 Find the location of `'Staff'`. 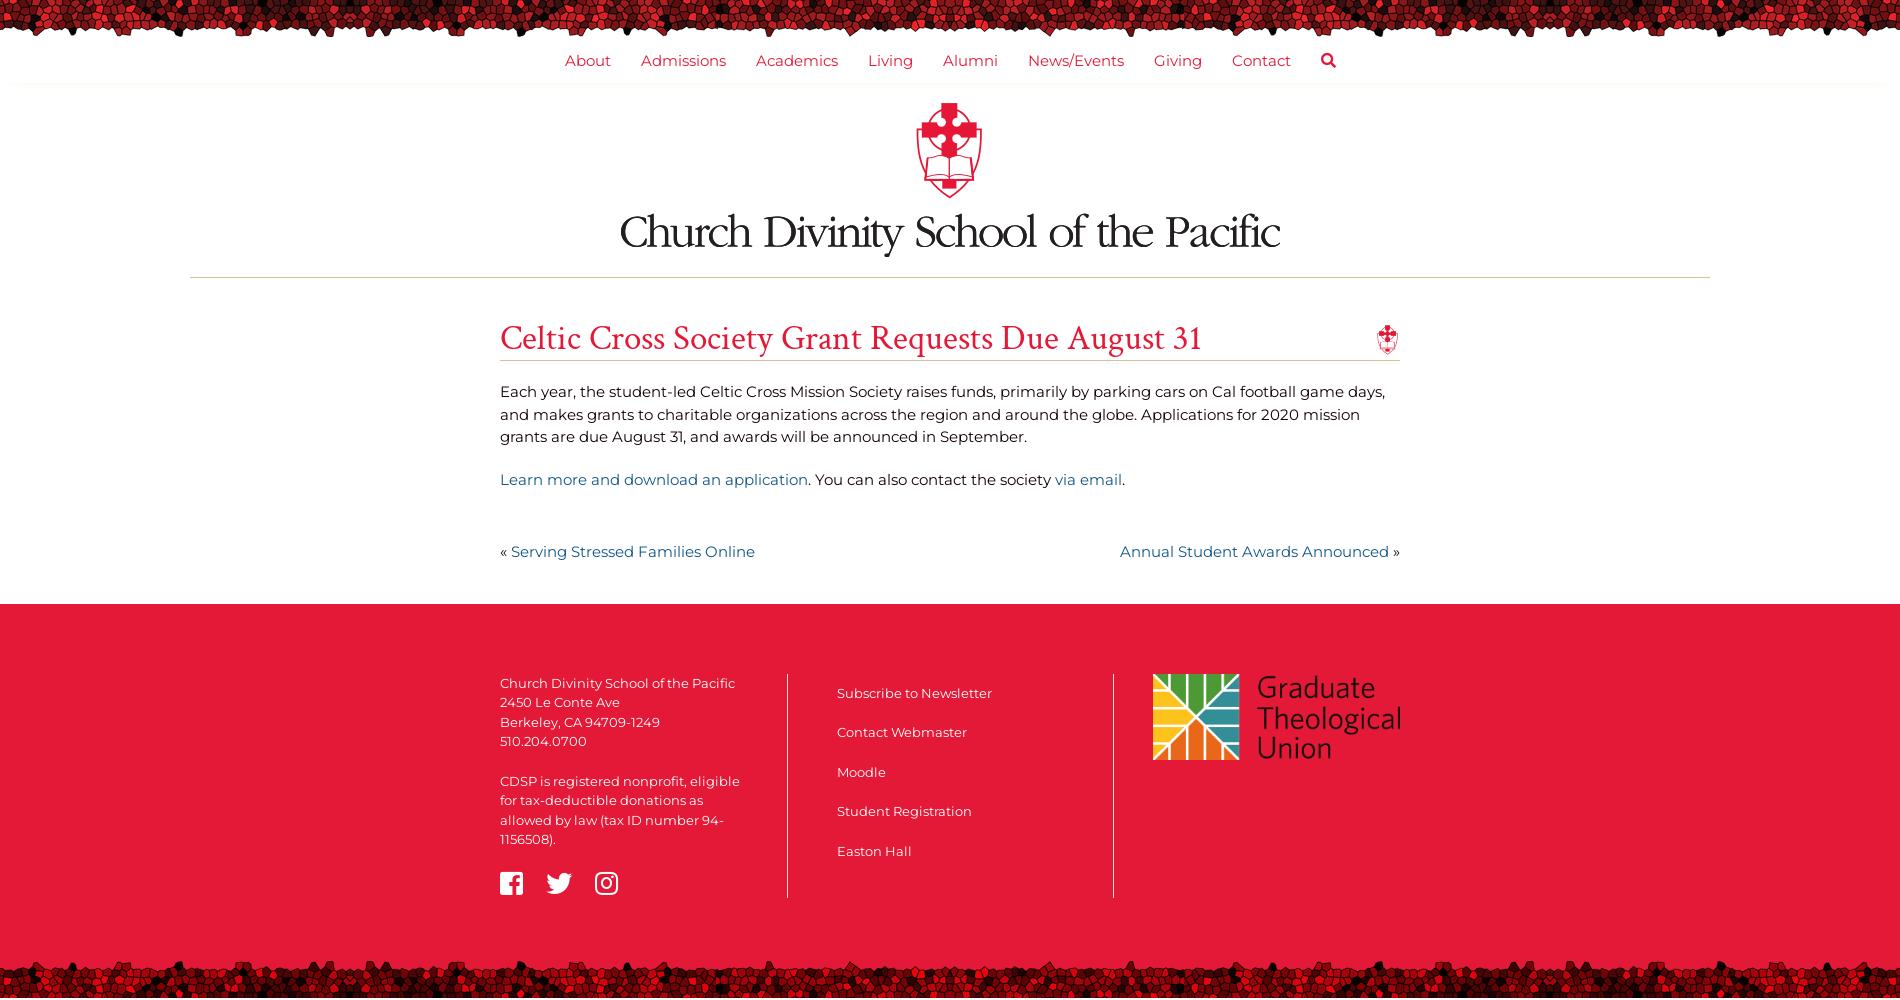

'Staff' is located at coordinates (623, 319).